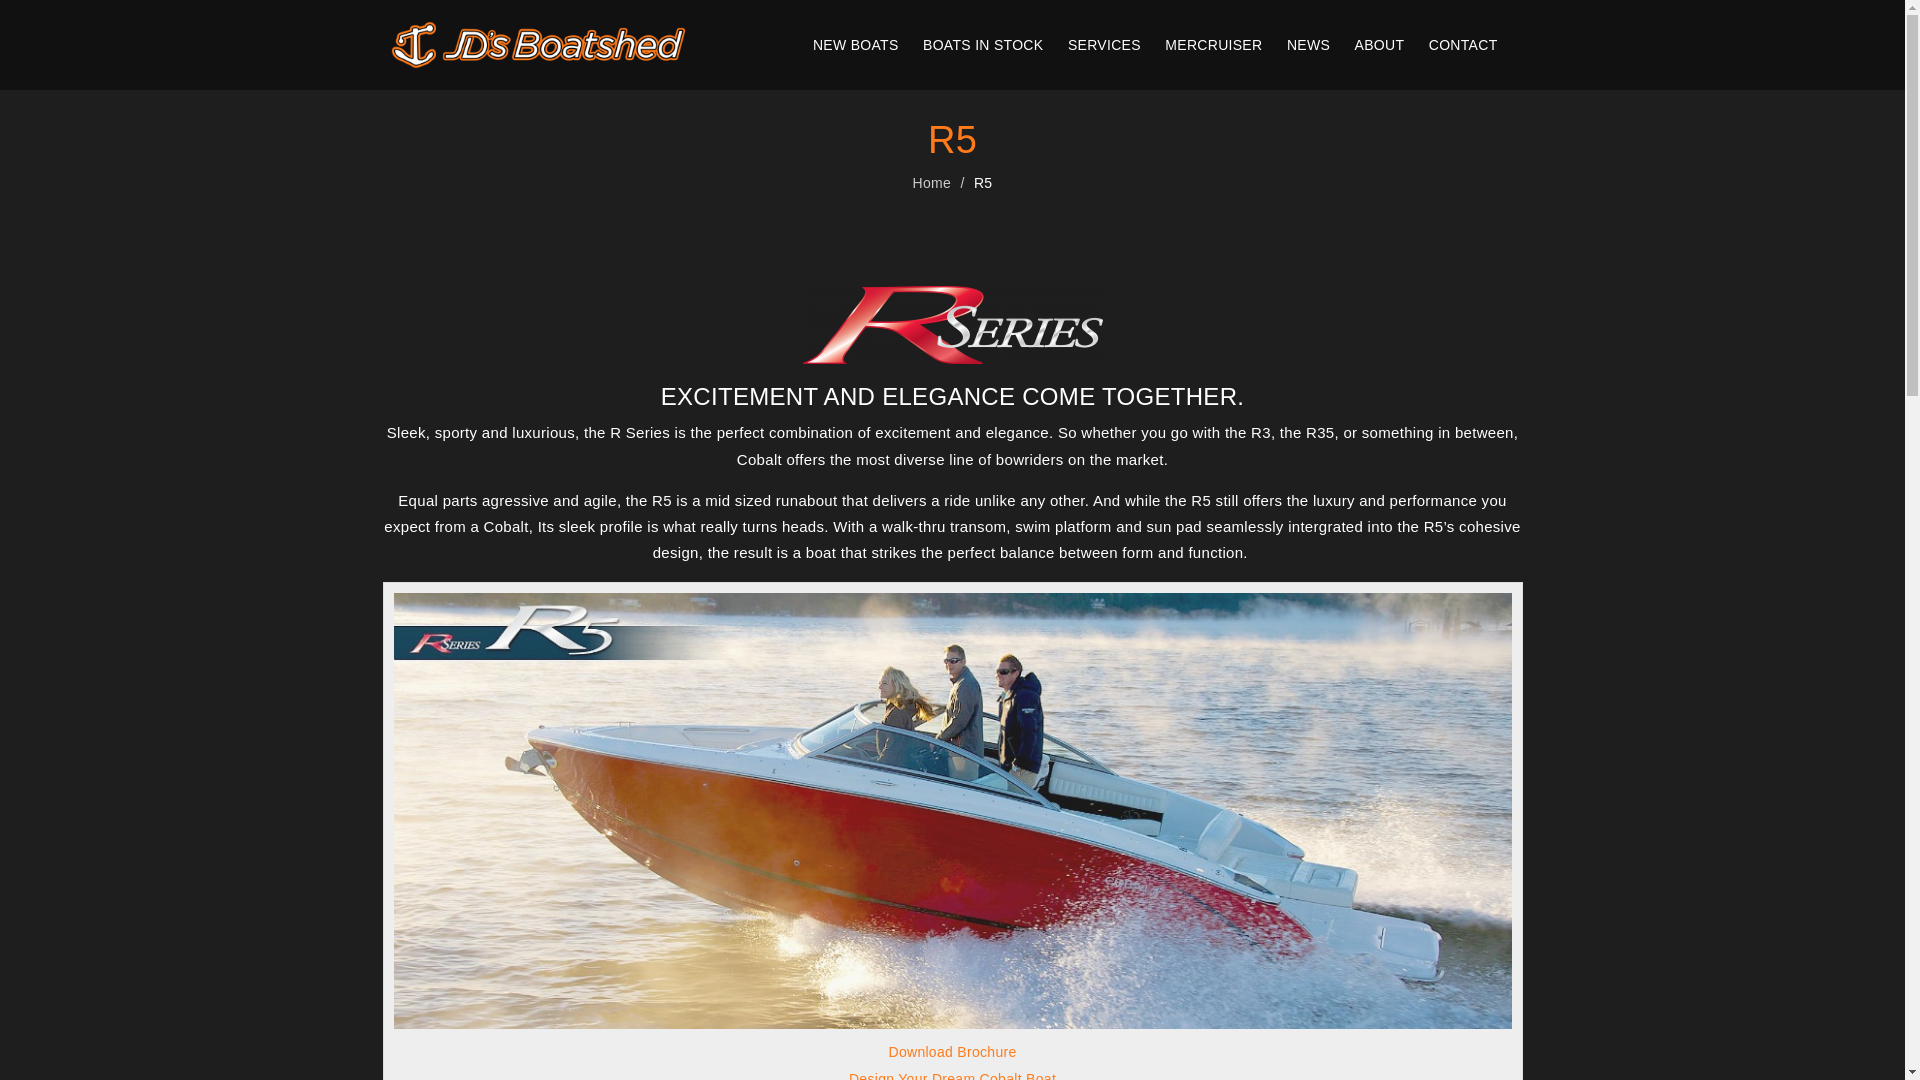  I want to click on 'NEWS', so click(1308, 45).